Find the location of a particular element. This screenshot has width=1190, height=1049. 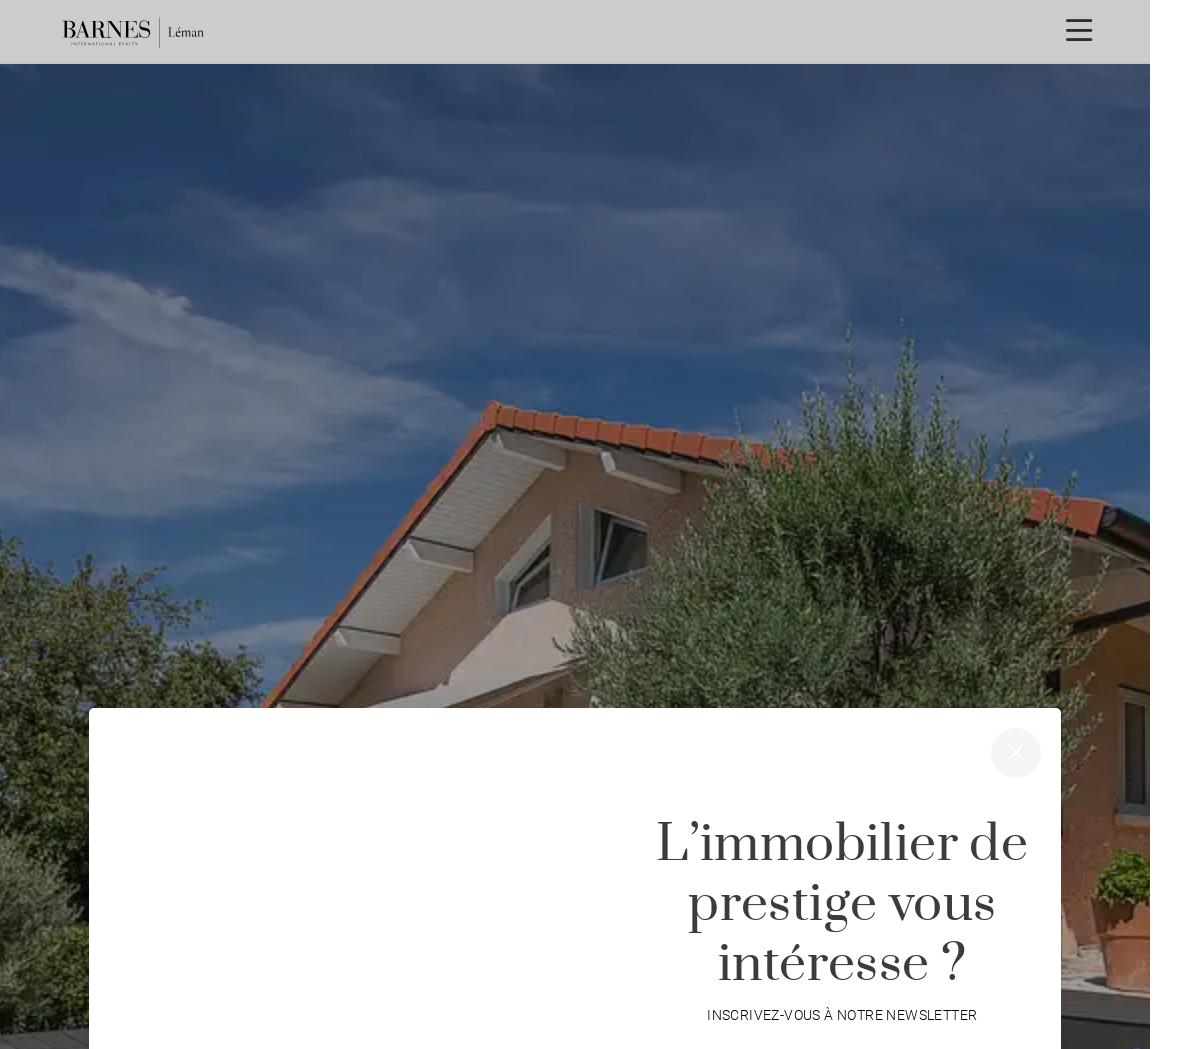

'Pour quel budget ?' is located at coordinates (802, 954).